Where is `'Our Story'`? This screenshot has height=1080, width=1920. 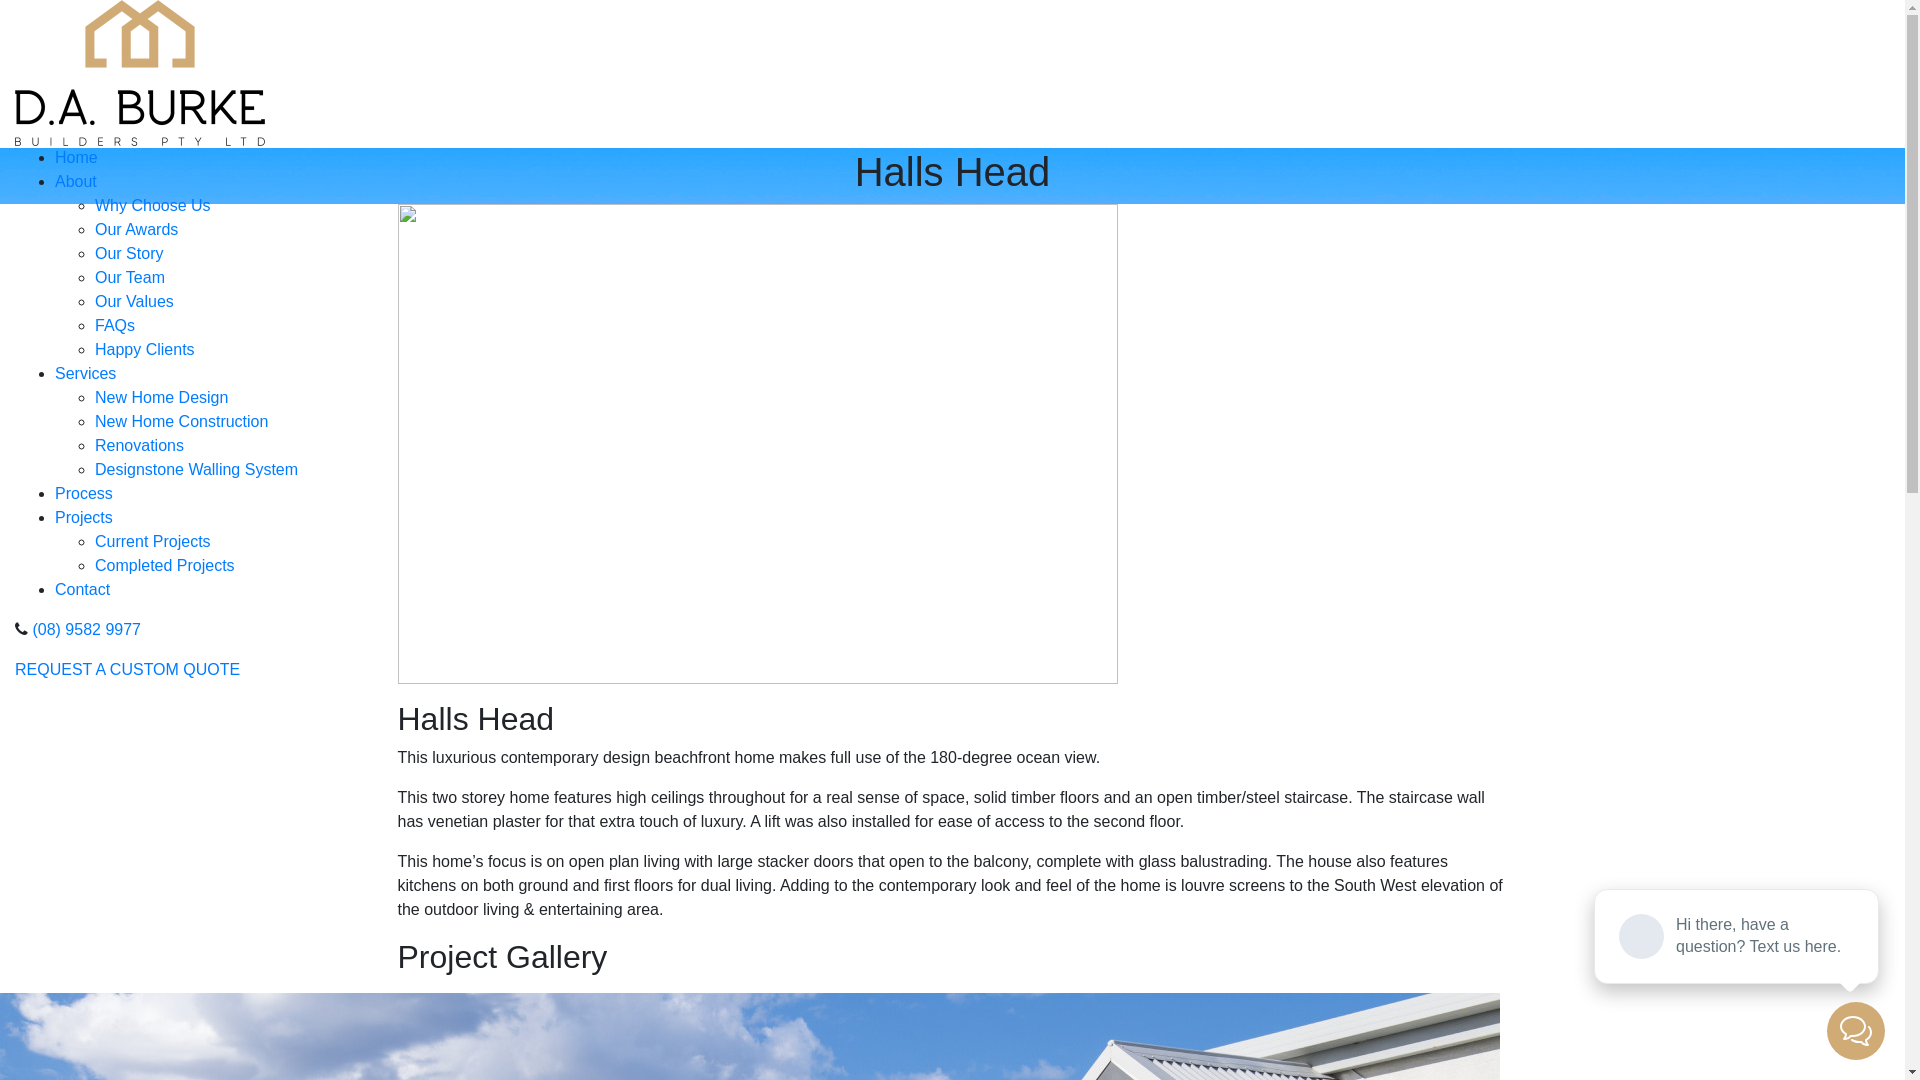
'Our Story' is located at coordinates (128, 252).